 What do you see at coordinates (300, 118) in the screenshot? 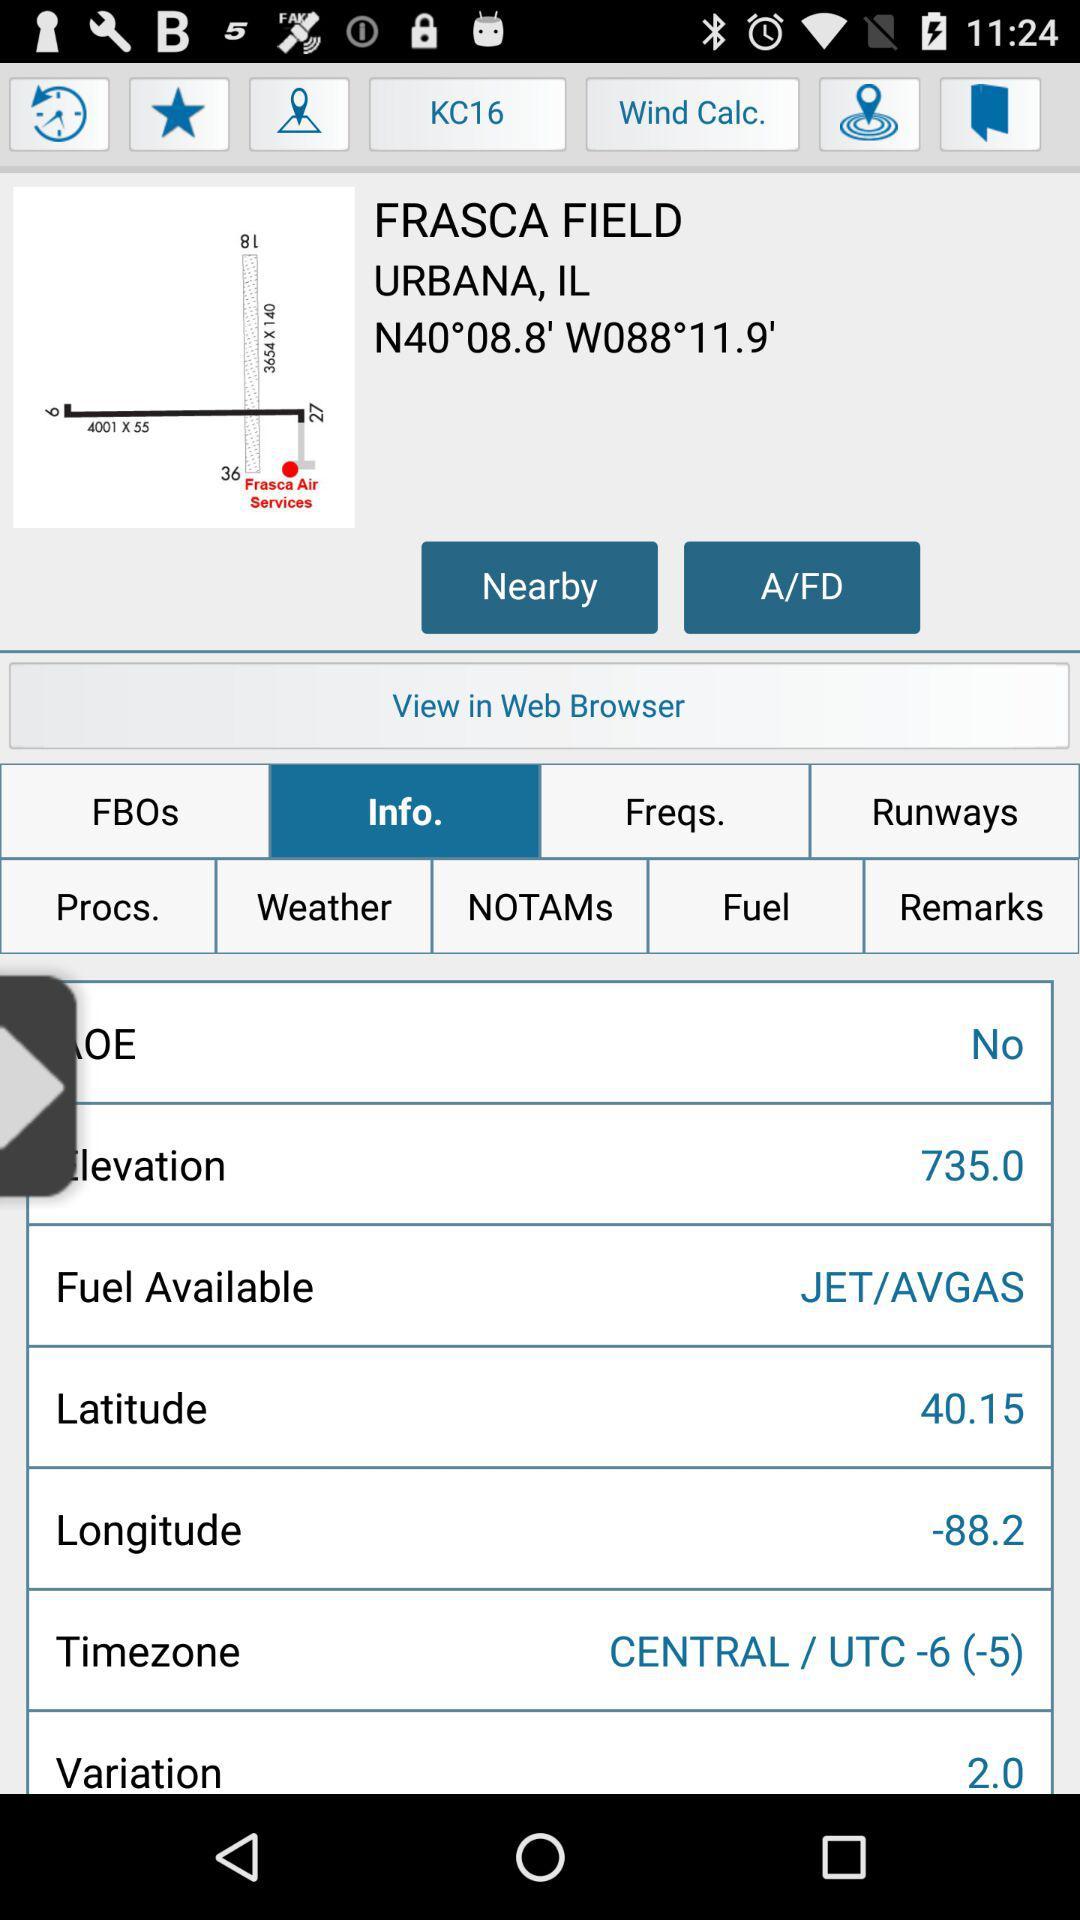
I see `the icon next to the kc16` at bounding box center [300, 118].